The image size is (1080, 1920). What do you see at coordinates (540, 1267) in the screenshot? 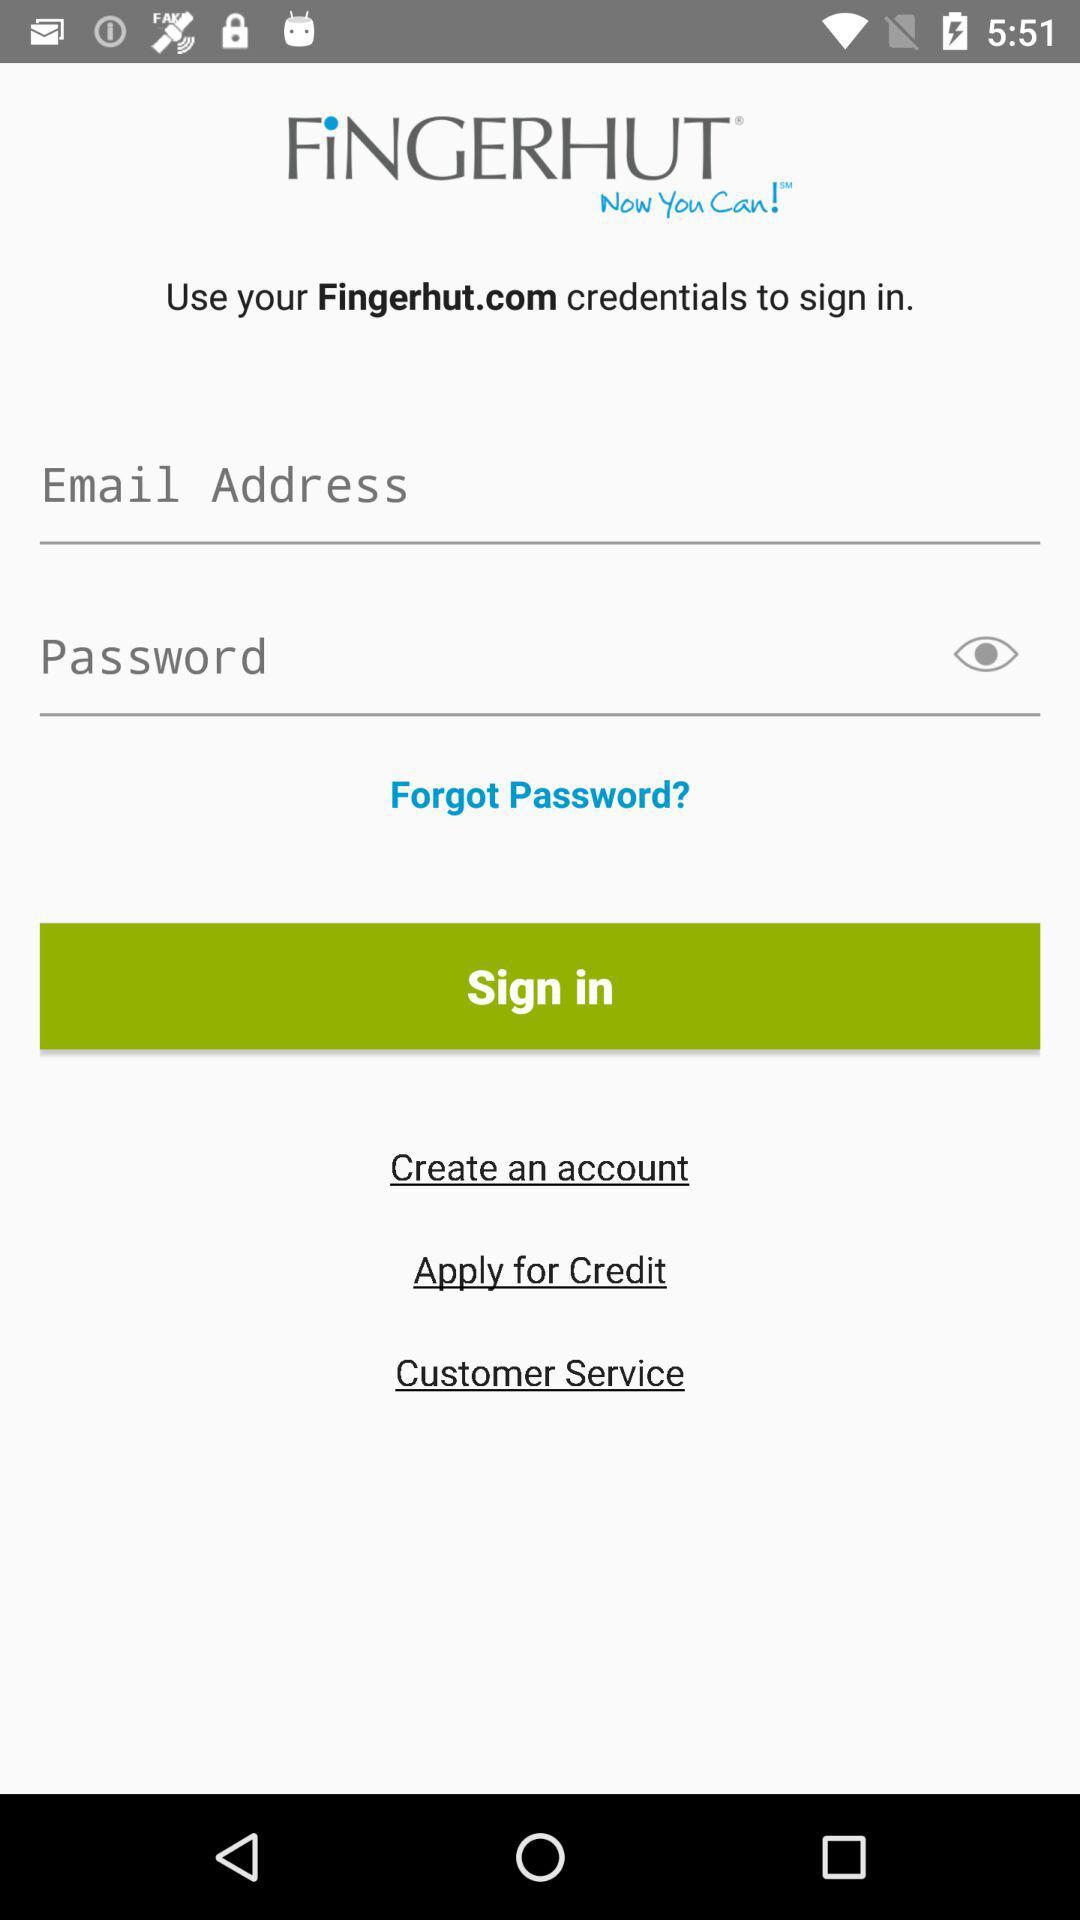
I see `the apply for credit item` at bounding box center [540, 1267].